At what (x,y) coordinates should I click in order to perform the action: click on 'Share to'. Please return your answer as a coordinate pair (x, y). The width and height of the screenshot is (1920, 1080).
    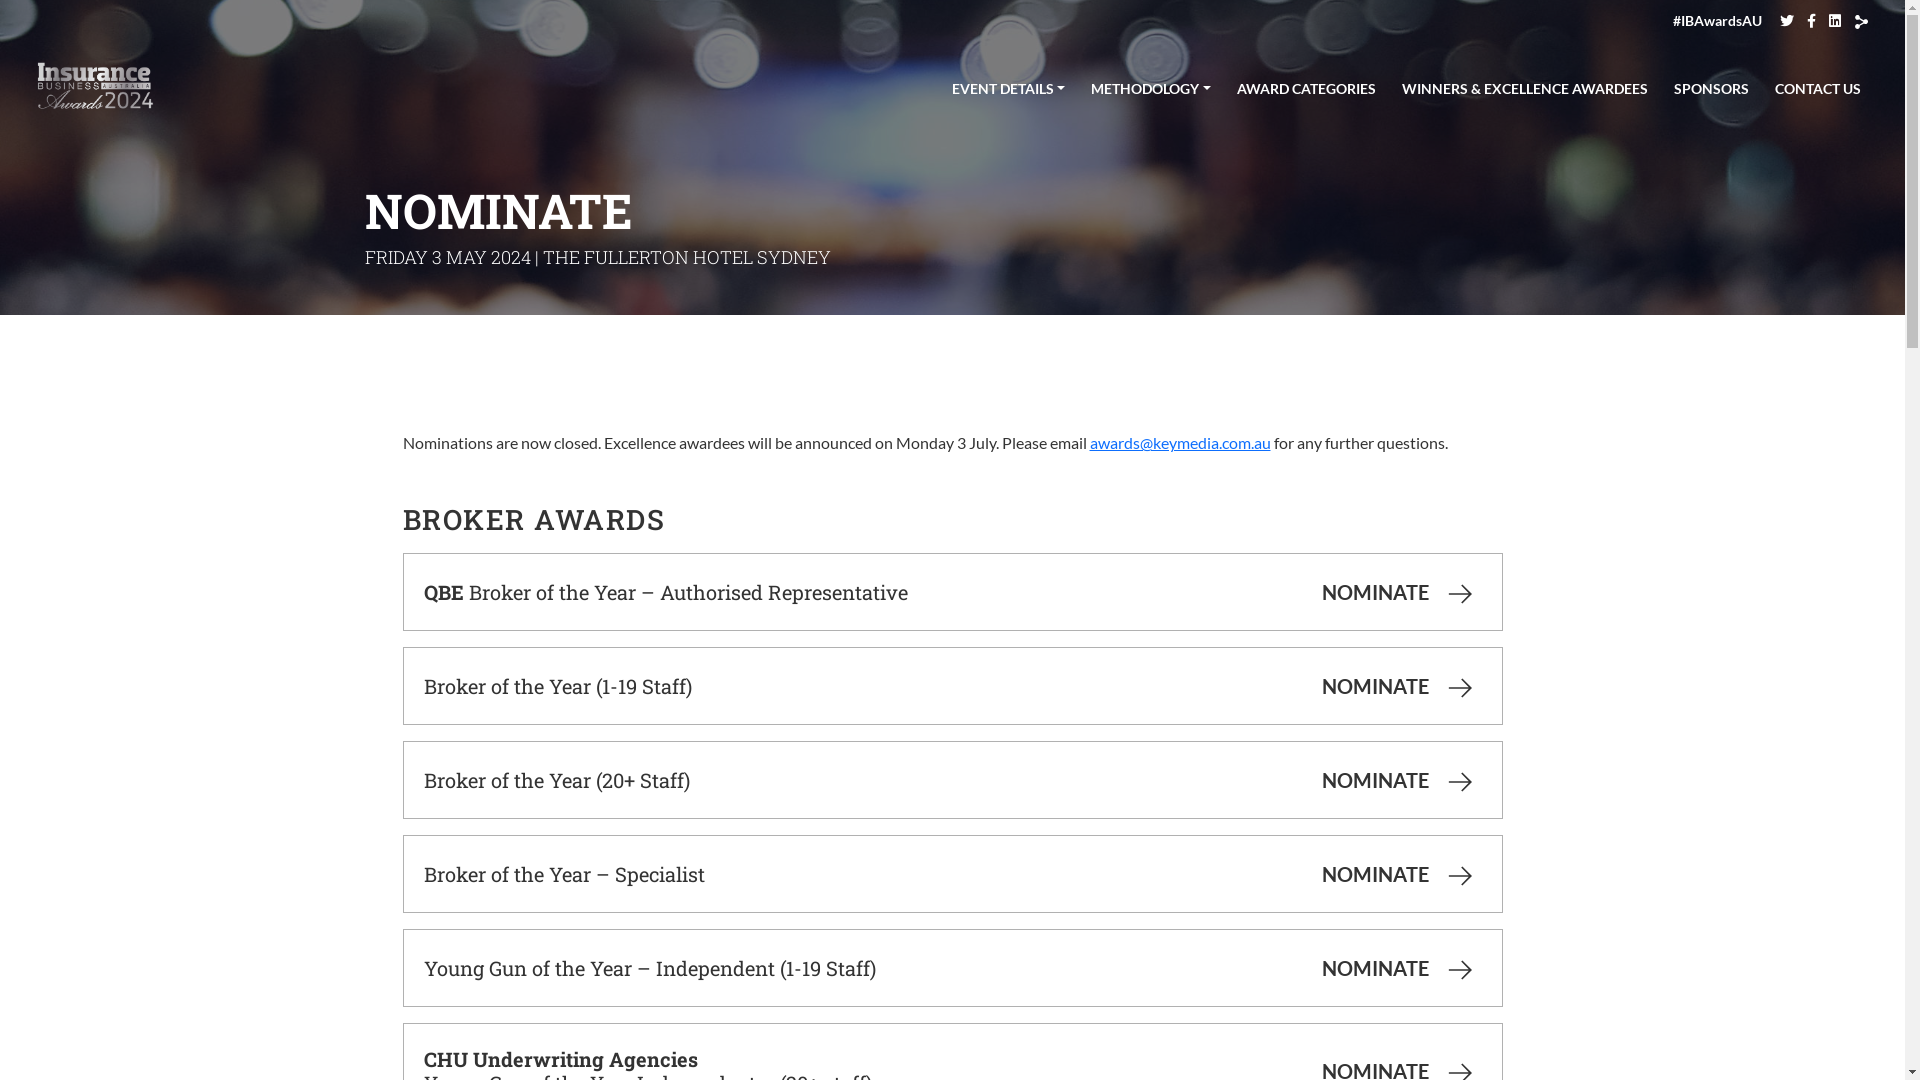
    Looking at the image, I should click on (1860, 22).